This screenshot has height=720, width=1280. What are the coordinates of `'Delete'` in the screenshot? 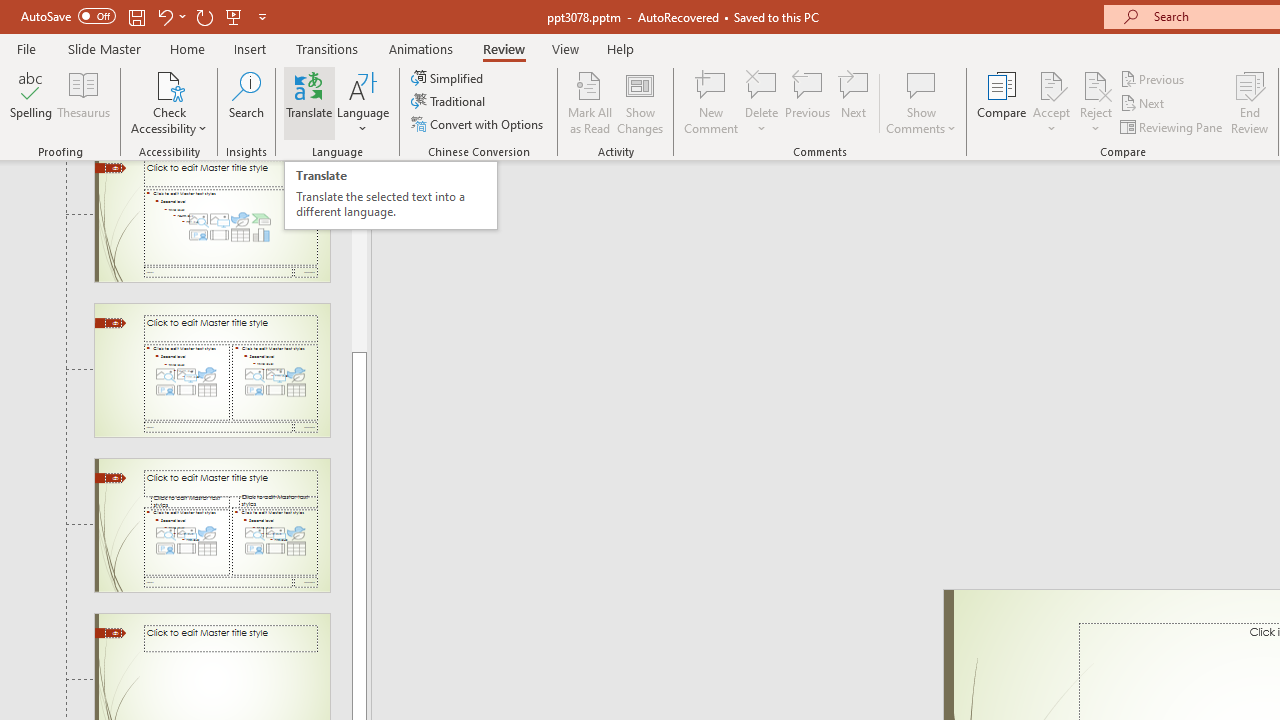 It's located at (761, 84).